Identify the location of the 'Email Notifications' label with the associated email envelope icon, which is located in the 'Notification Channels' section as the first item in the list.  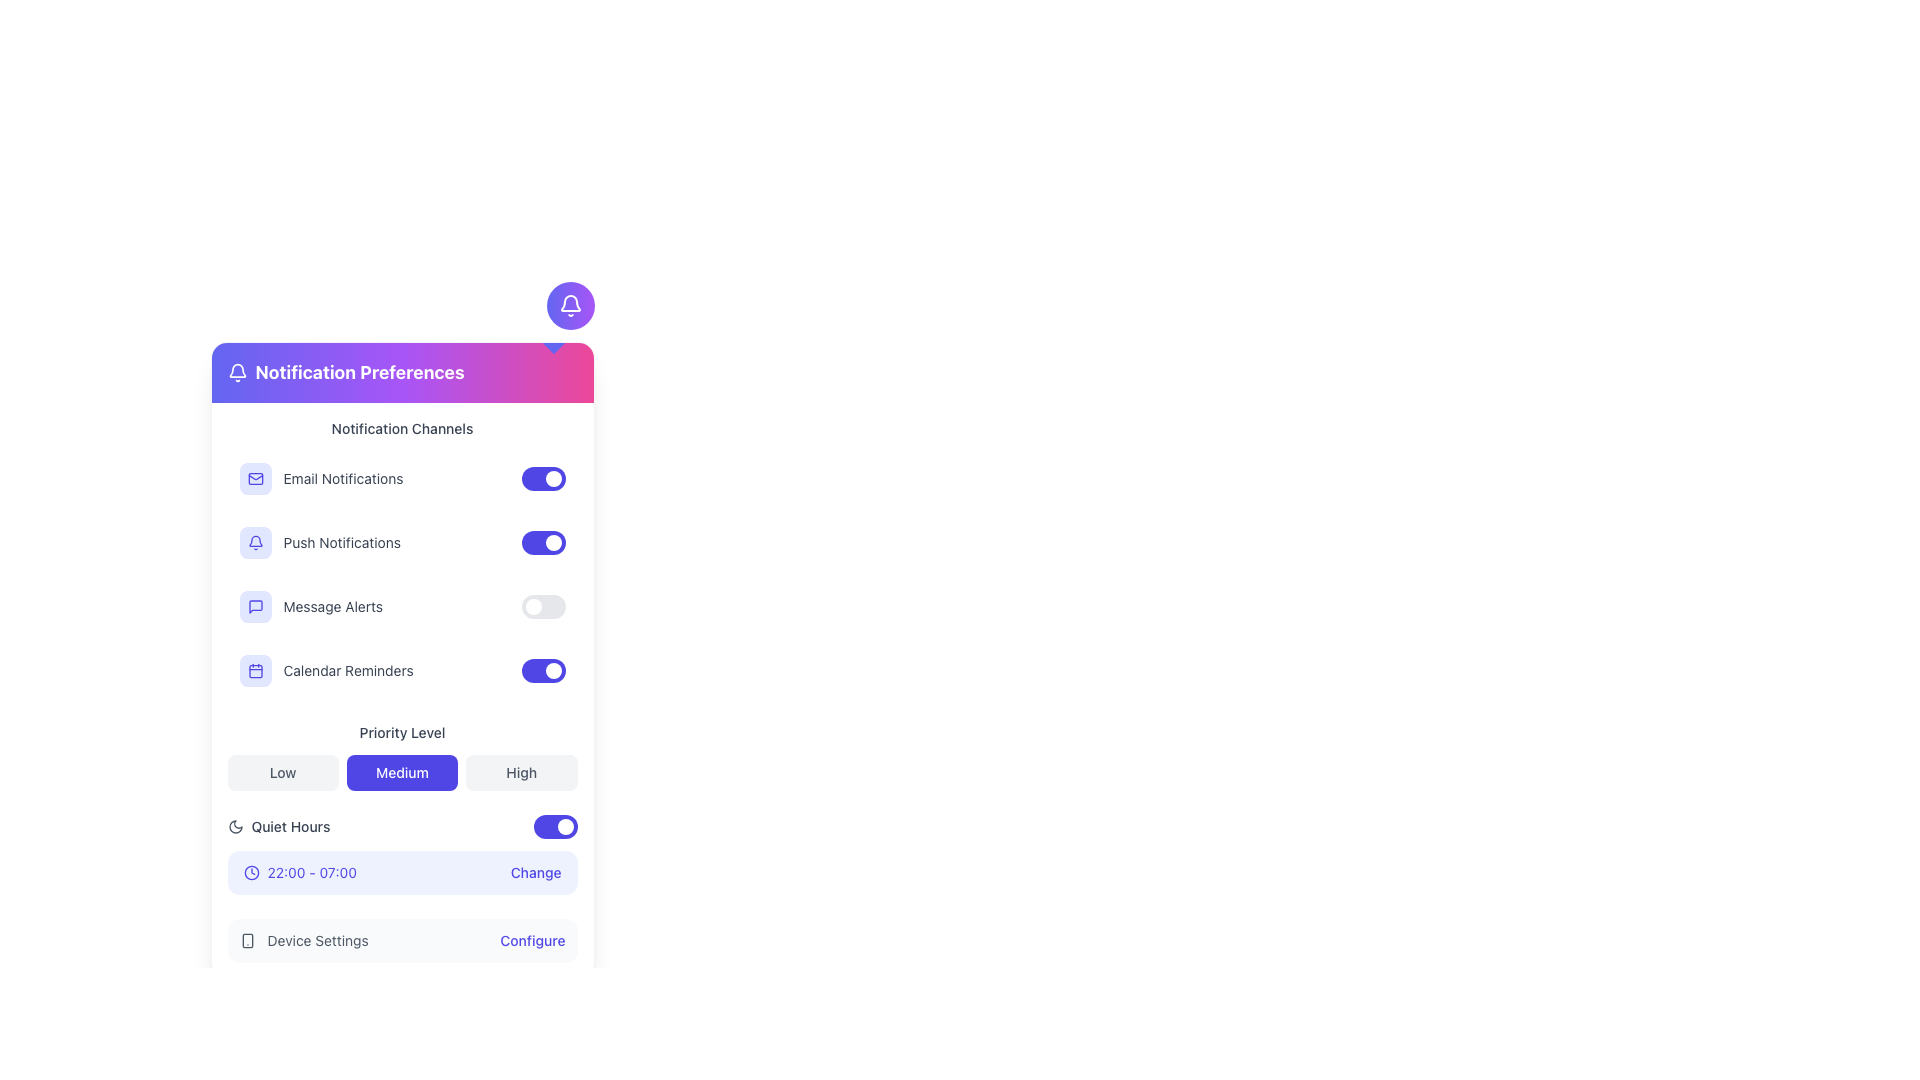
(321, 478).